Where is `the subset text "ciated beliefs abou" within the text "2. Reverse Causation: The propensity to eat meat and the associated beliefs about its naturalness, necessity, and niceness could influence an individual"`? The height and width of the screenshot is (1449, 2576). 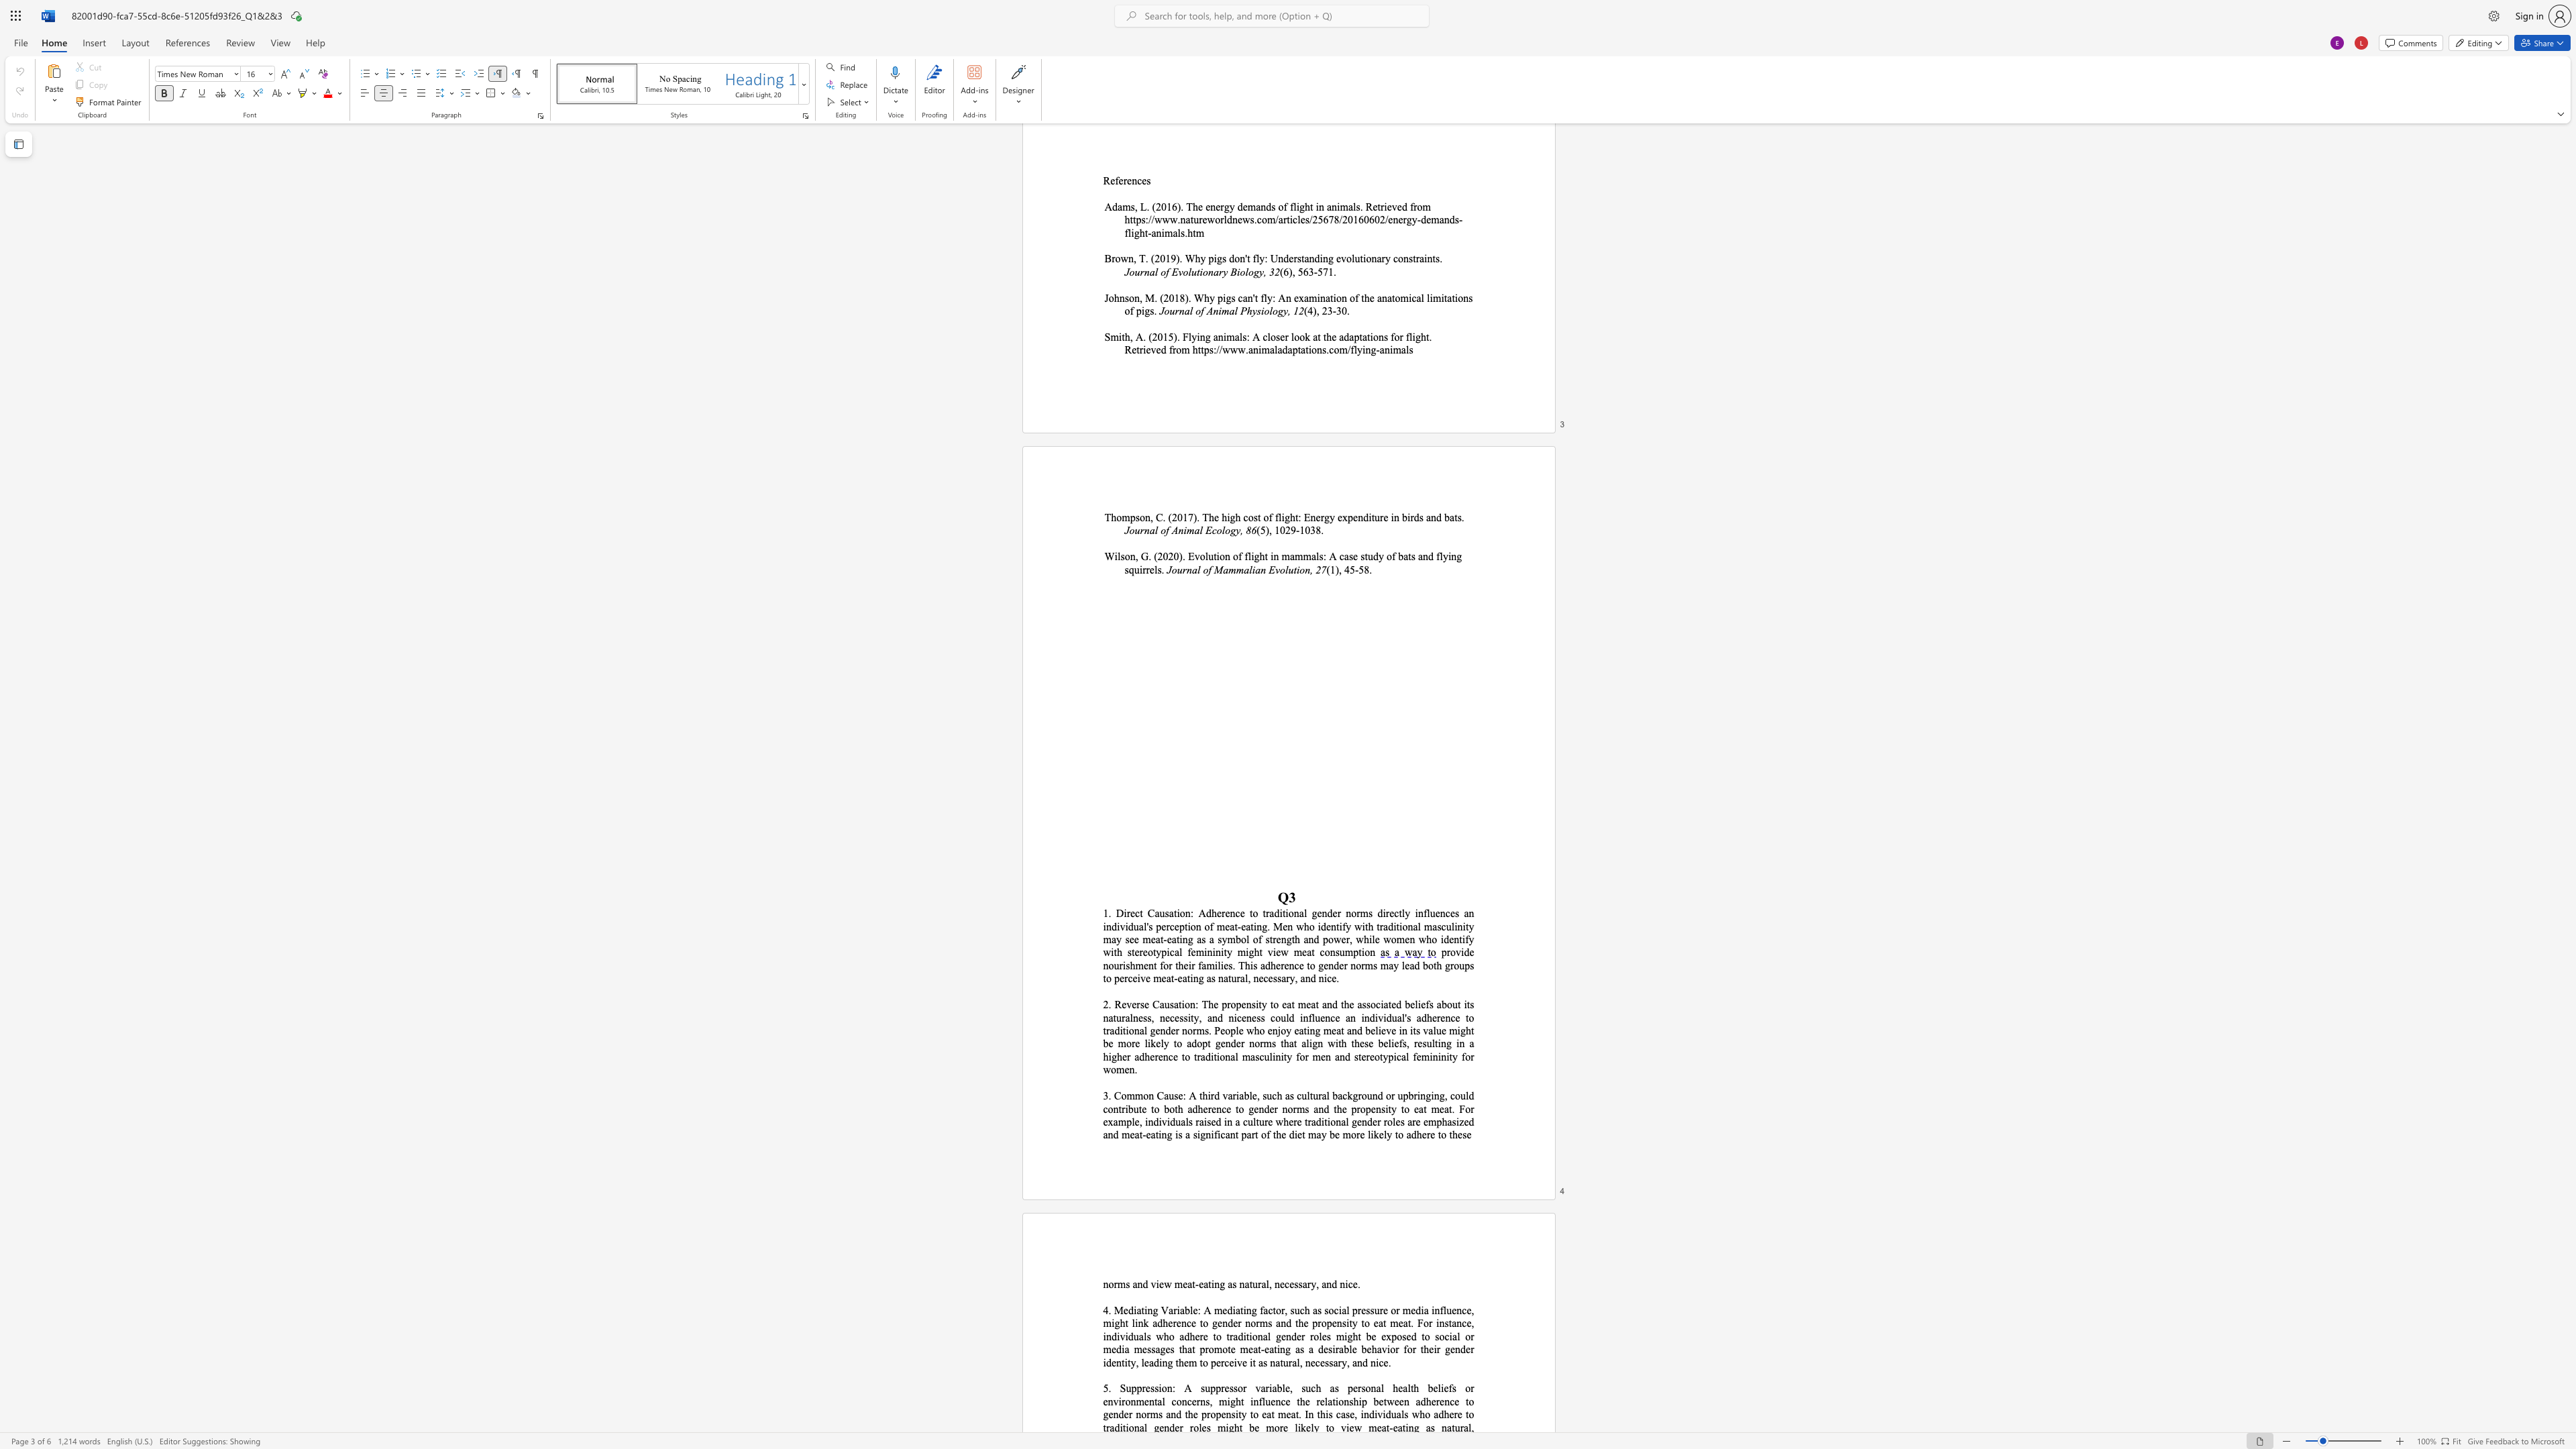
the subset text "ciated beliefs abou" within the text "2. Reverse Causation: The propensity to eat meat and the associated beliefs about its naturalness, necessity, and niceness could influence an individual" is located at coordinates (1375, 1004).